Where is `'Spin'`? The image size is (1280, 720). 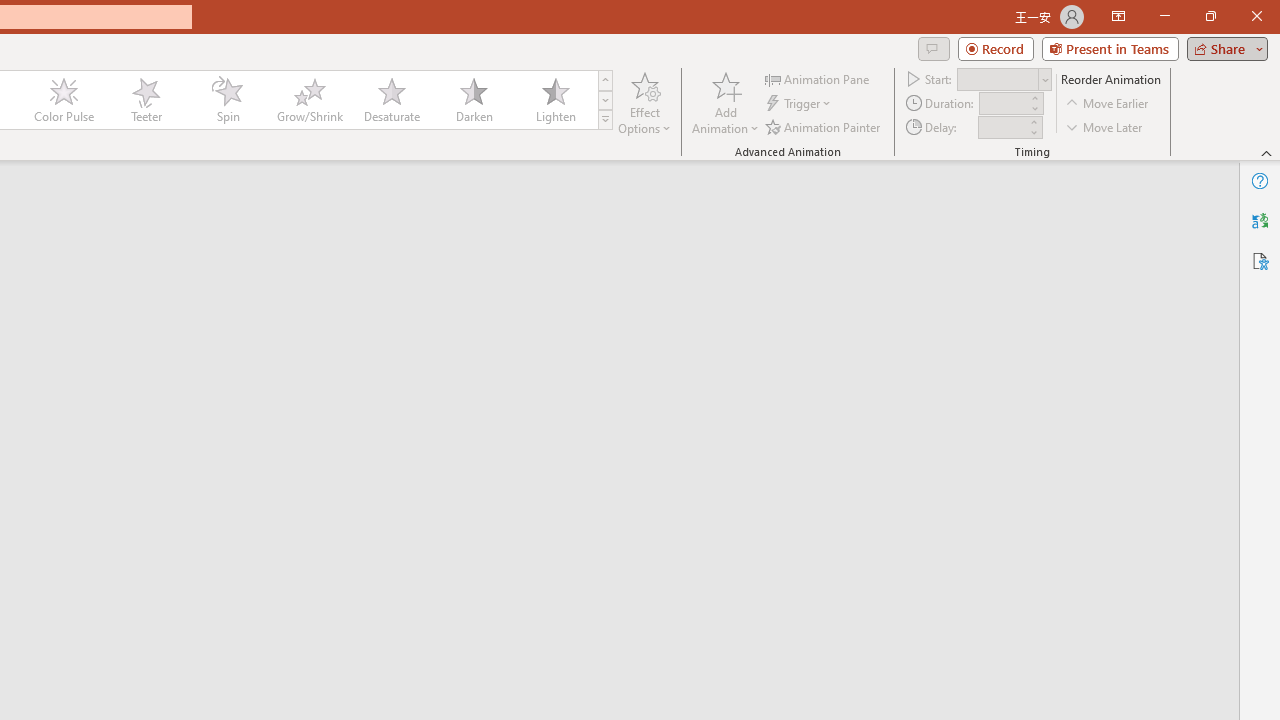 'Spin' is located at coordinates (227, 100).